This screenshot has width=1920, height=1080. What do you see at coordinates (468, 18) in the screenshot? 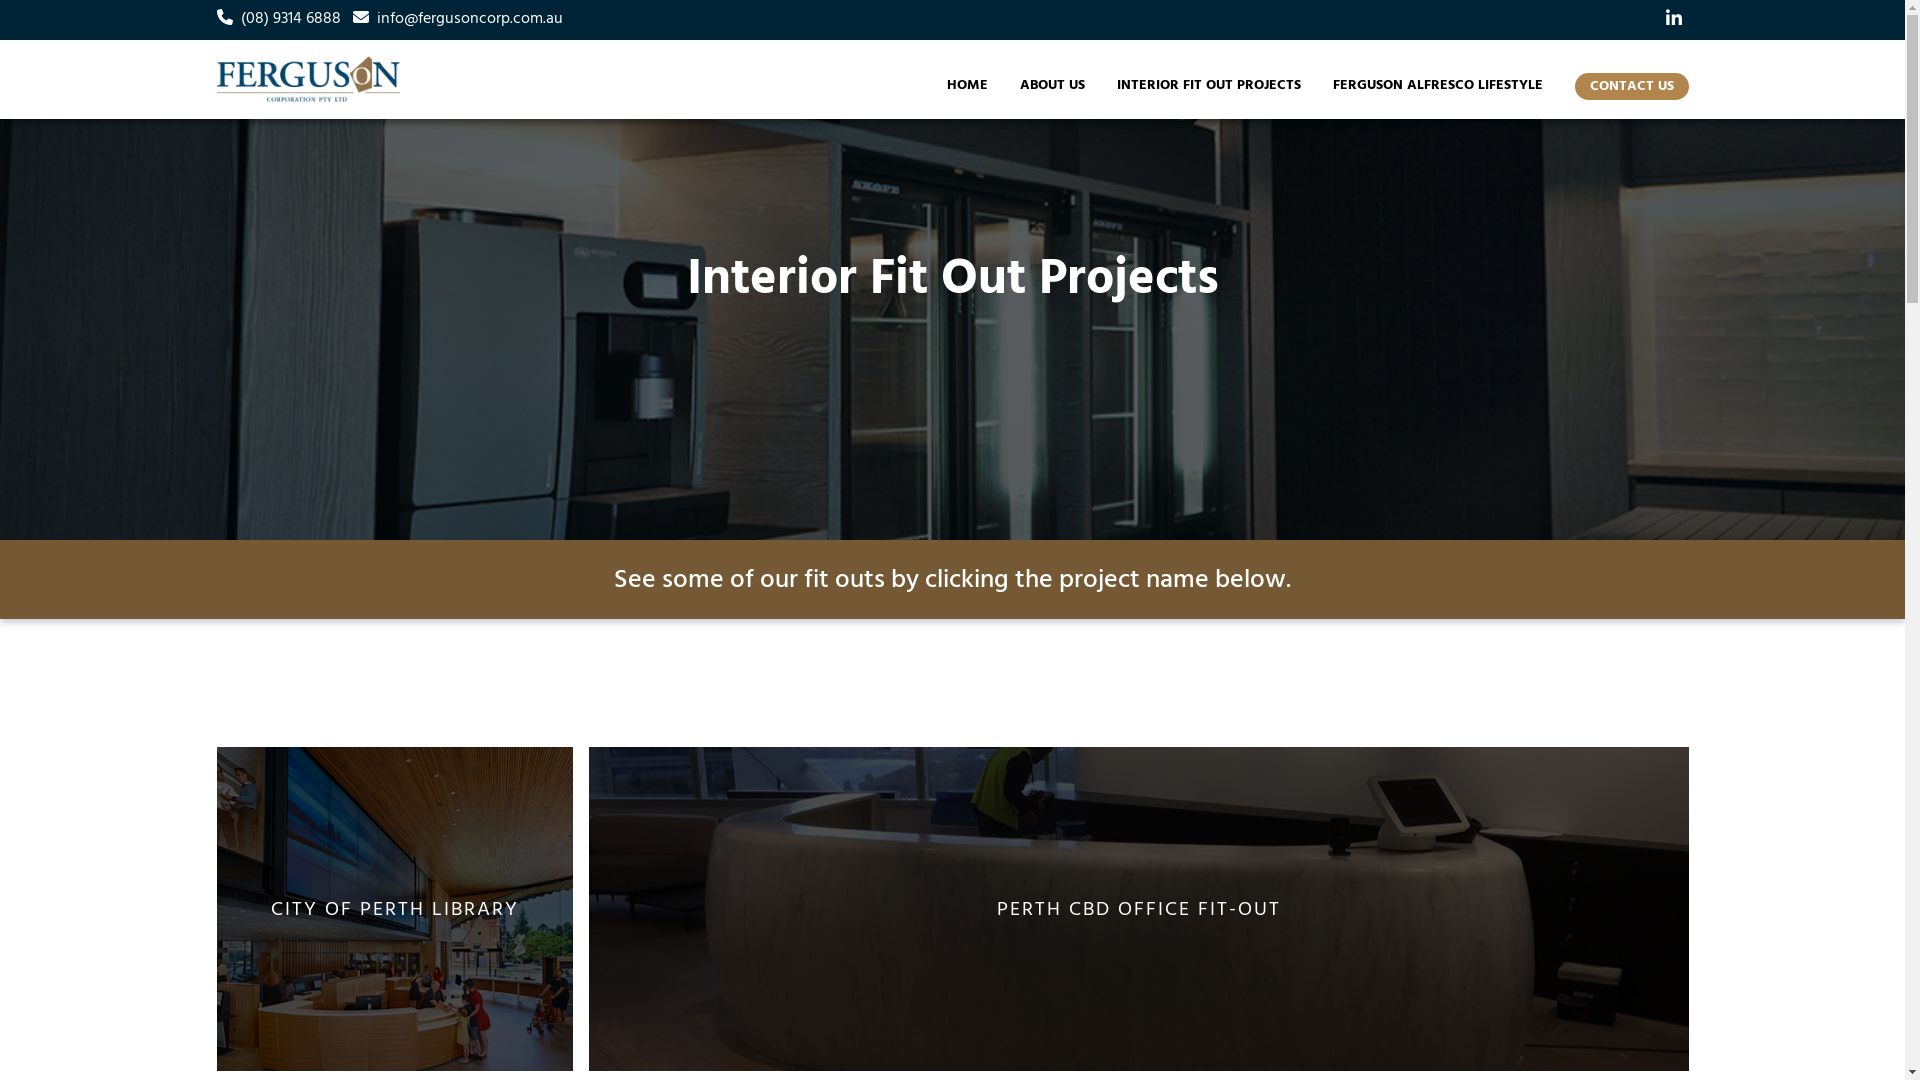
I see `'info@fergusoncorp.com.au'` at bounding box center [468, 18].